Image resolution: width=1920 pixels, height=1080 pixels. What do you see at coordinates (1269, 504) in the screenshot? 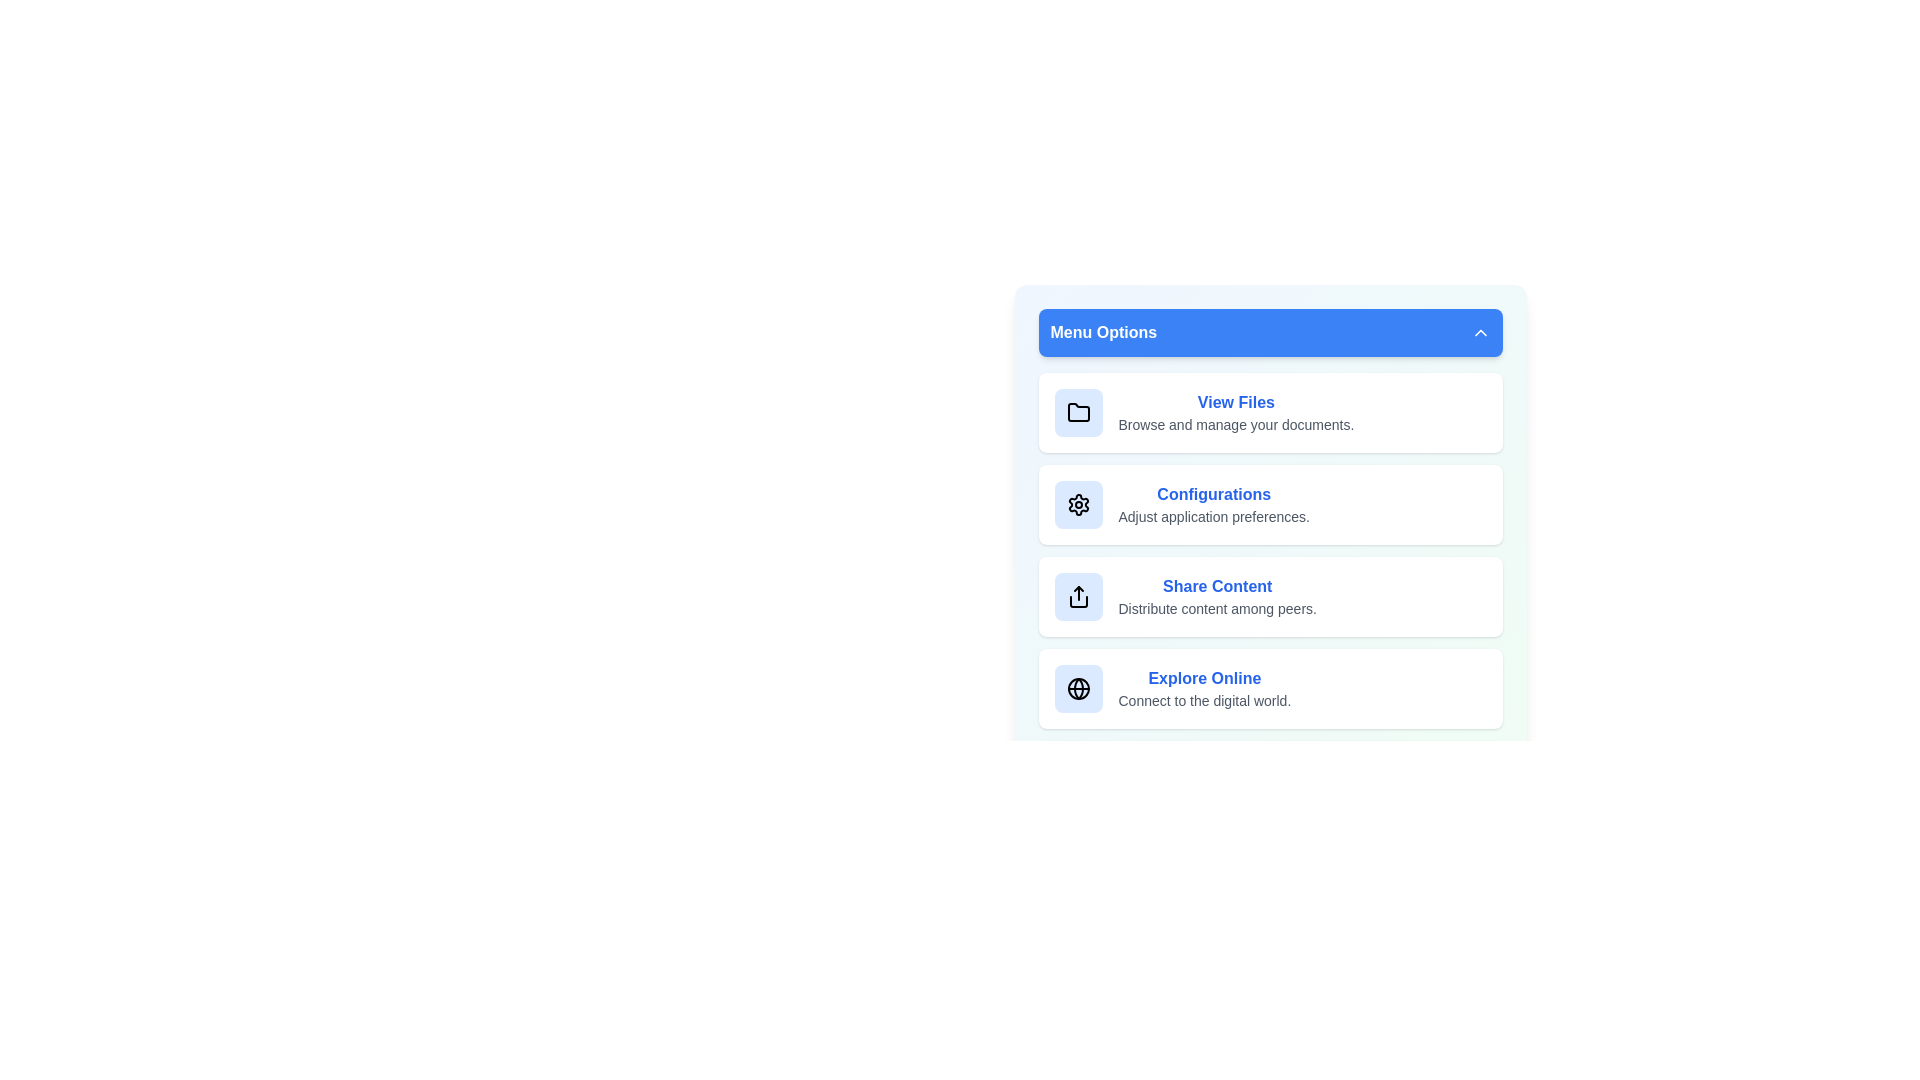
I see `the menu item Configurations from the menu` at bounding box center [1269, 504].